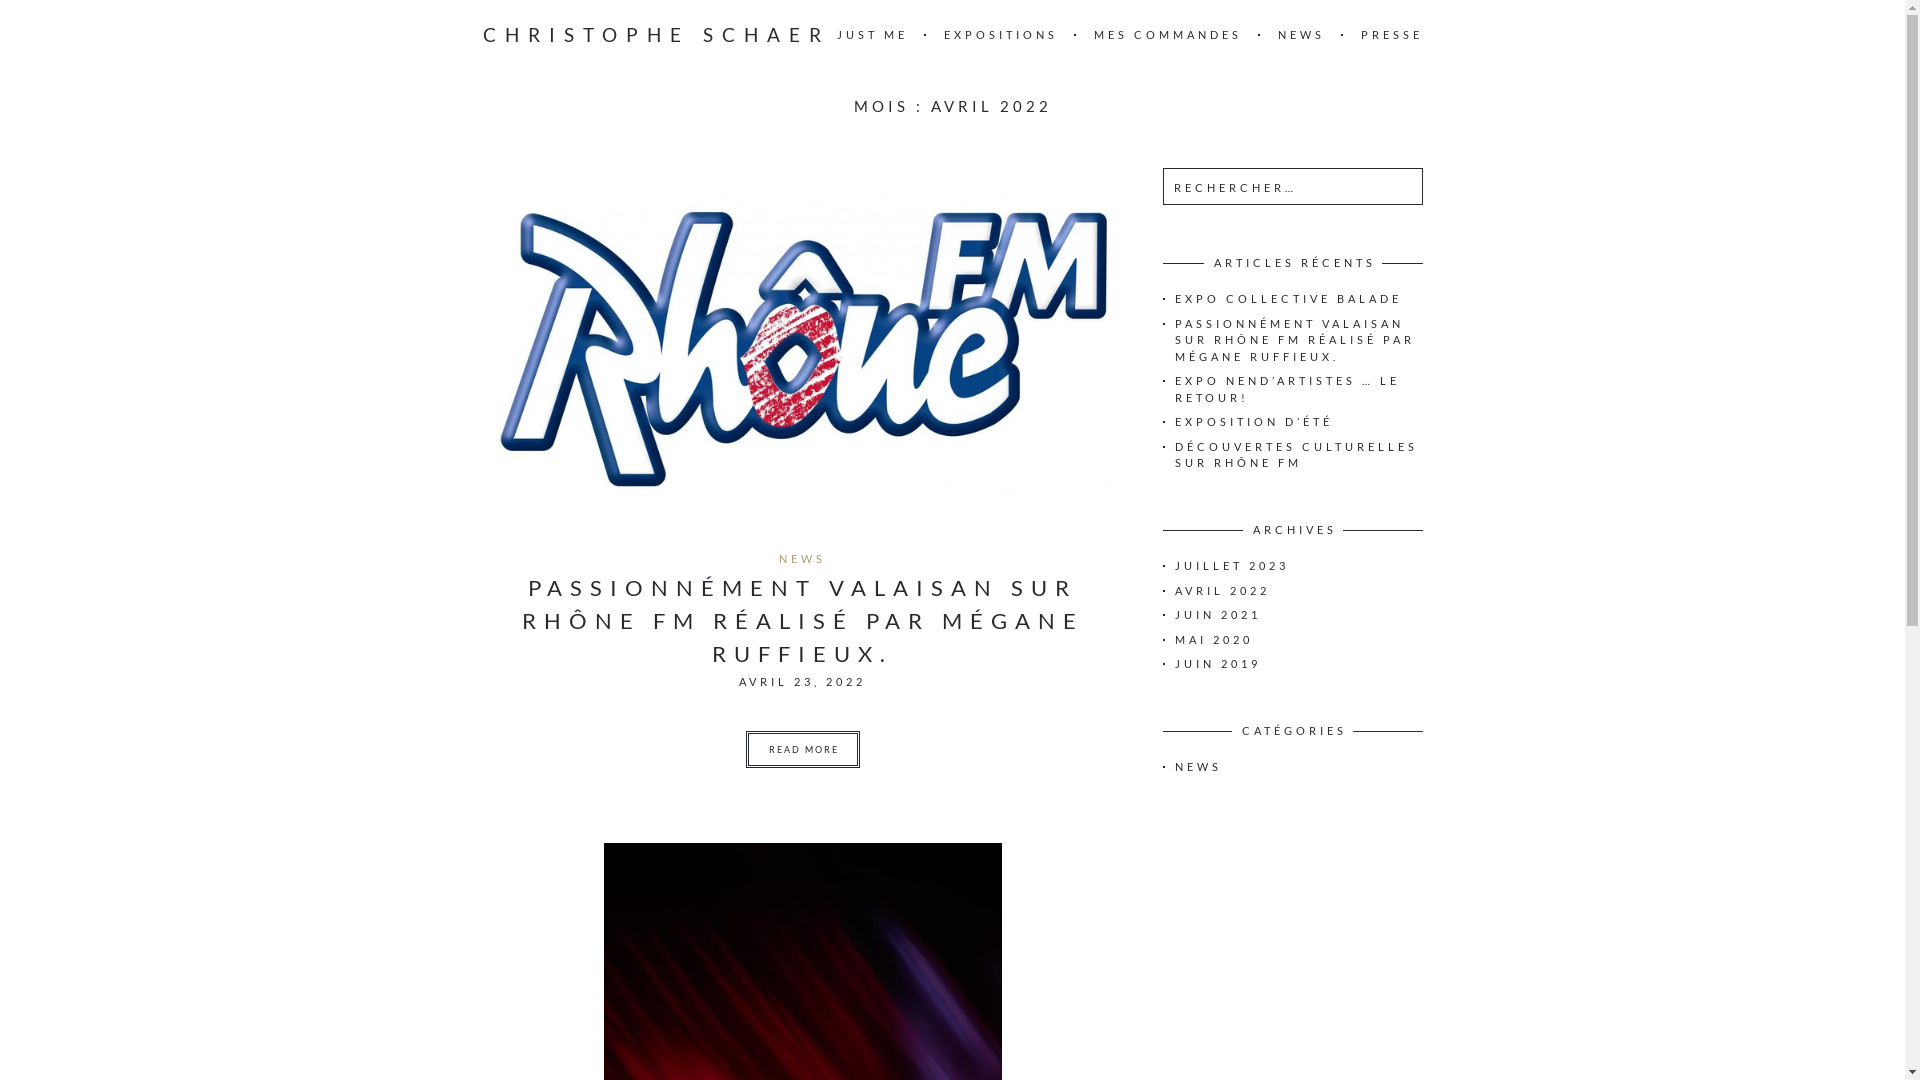 The height and width of the screenshot is (1080, 1920). I want to click on 'JUST ME', so click(871, 34).